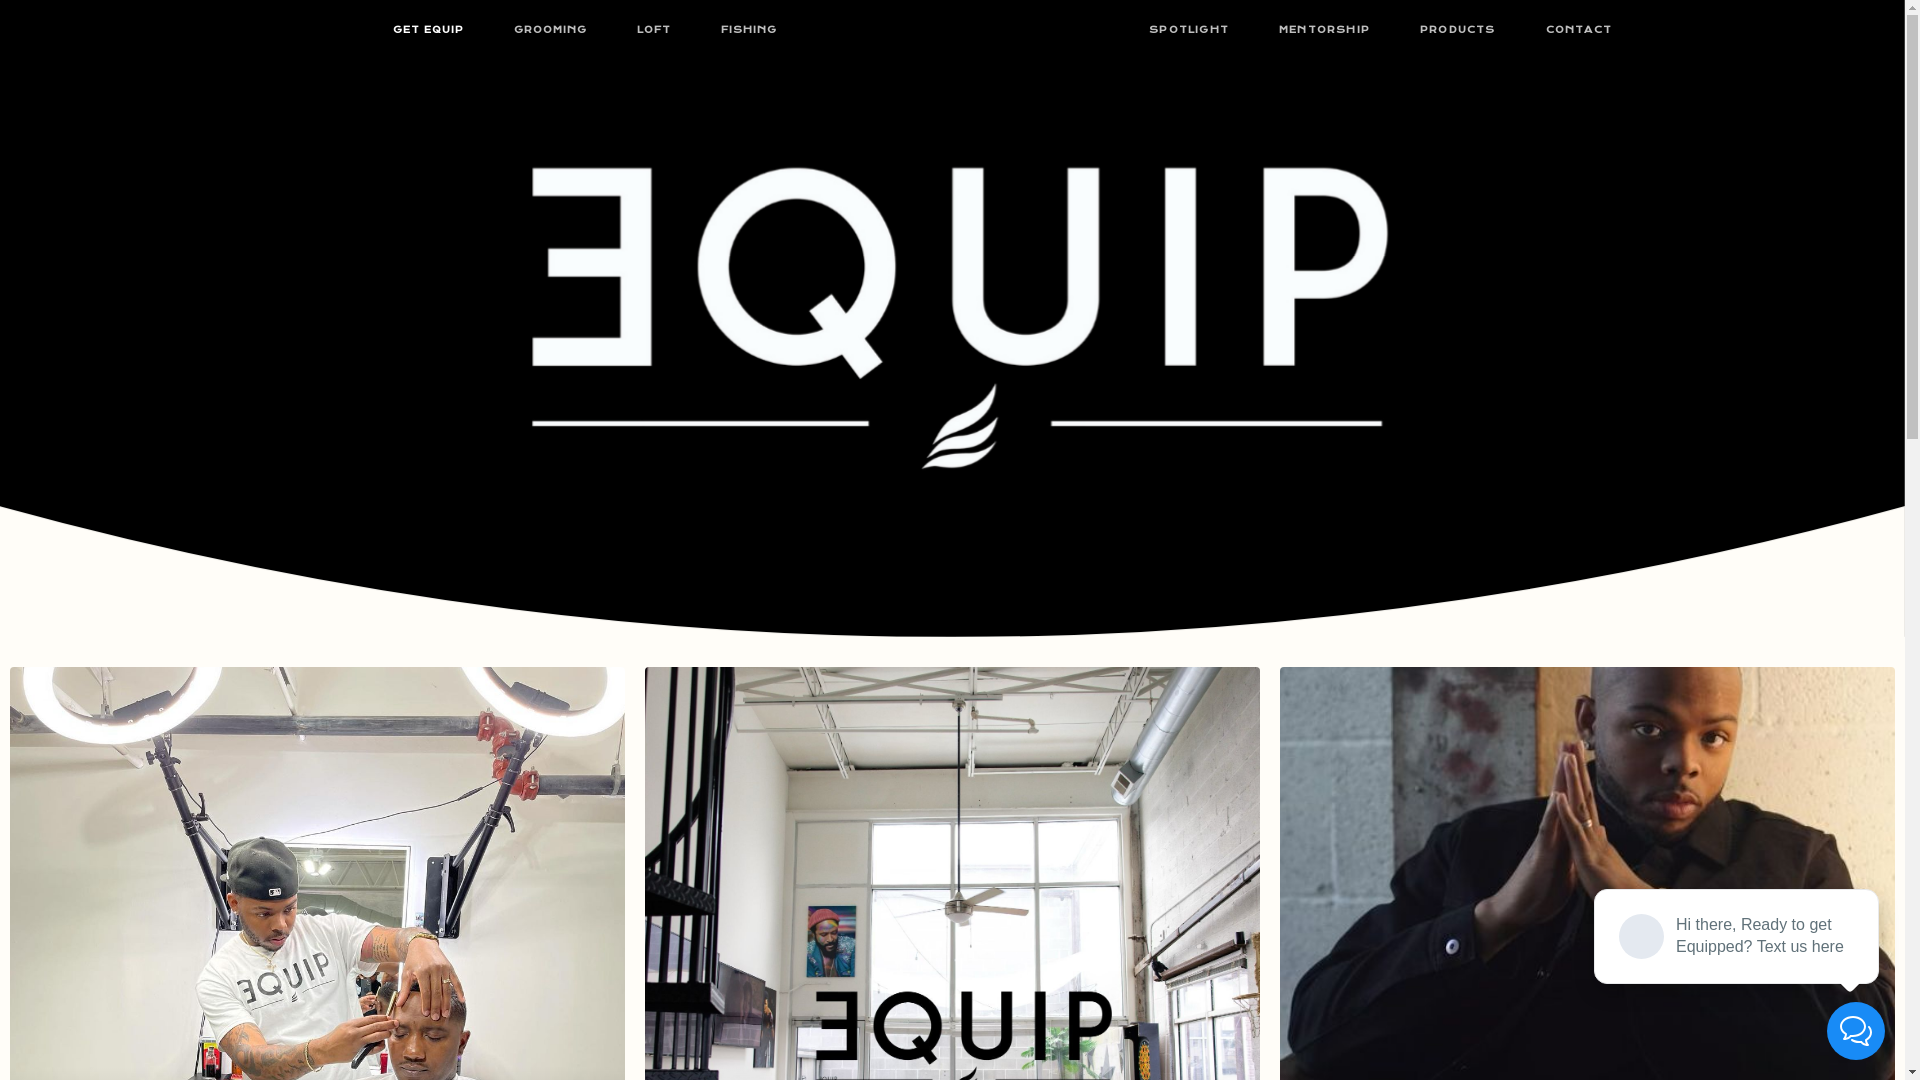 Image resolution: width=1920 pixels, height=1080 pixels. I want to click on 'MENTORSHIP', so click(1252, 30).